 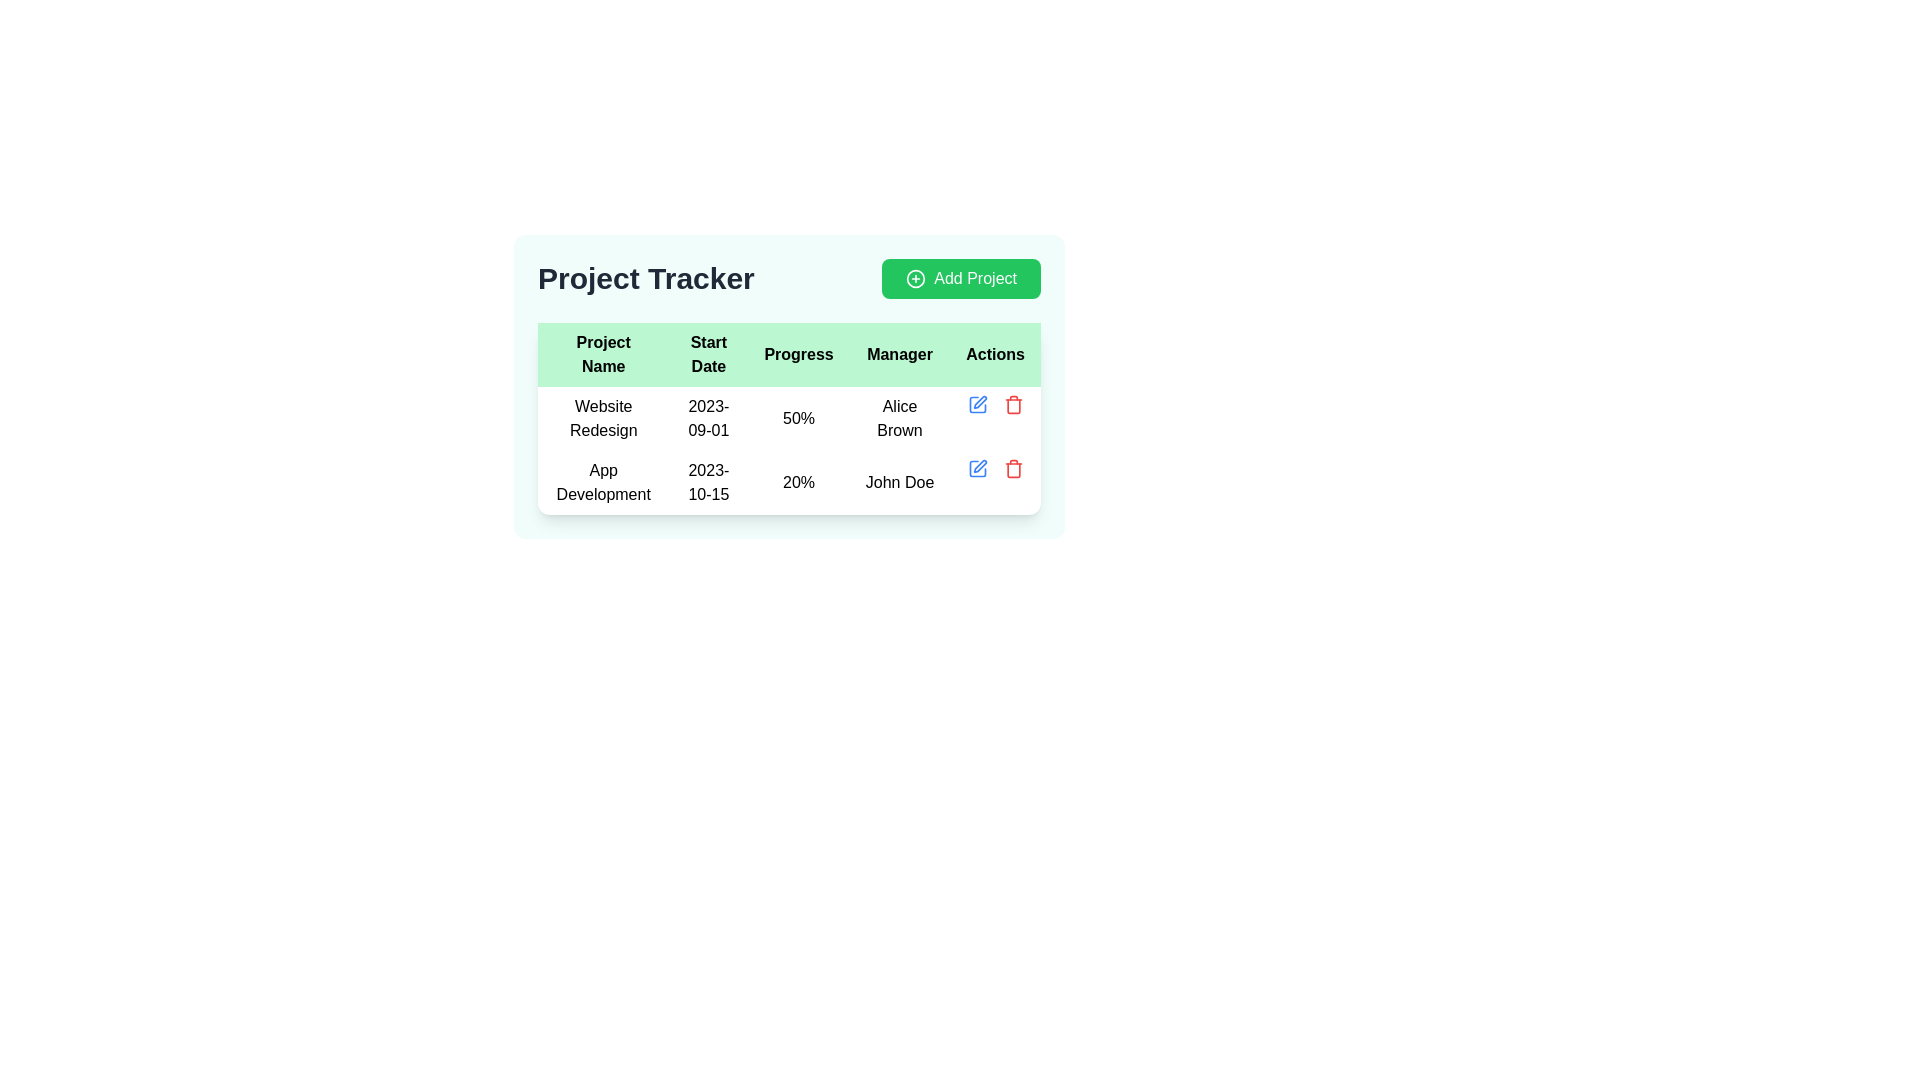 What do you see at coordinates (977, 469) in the screenshot?
I see `the edit button in the 'Actions' column of the second row` at bounding box center [977, 469].